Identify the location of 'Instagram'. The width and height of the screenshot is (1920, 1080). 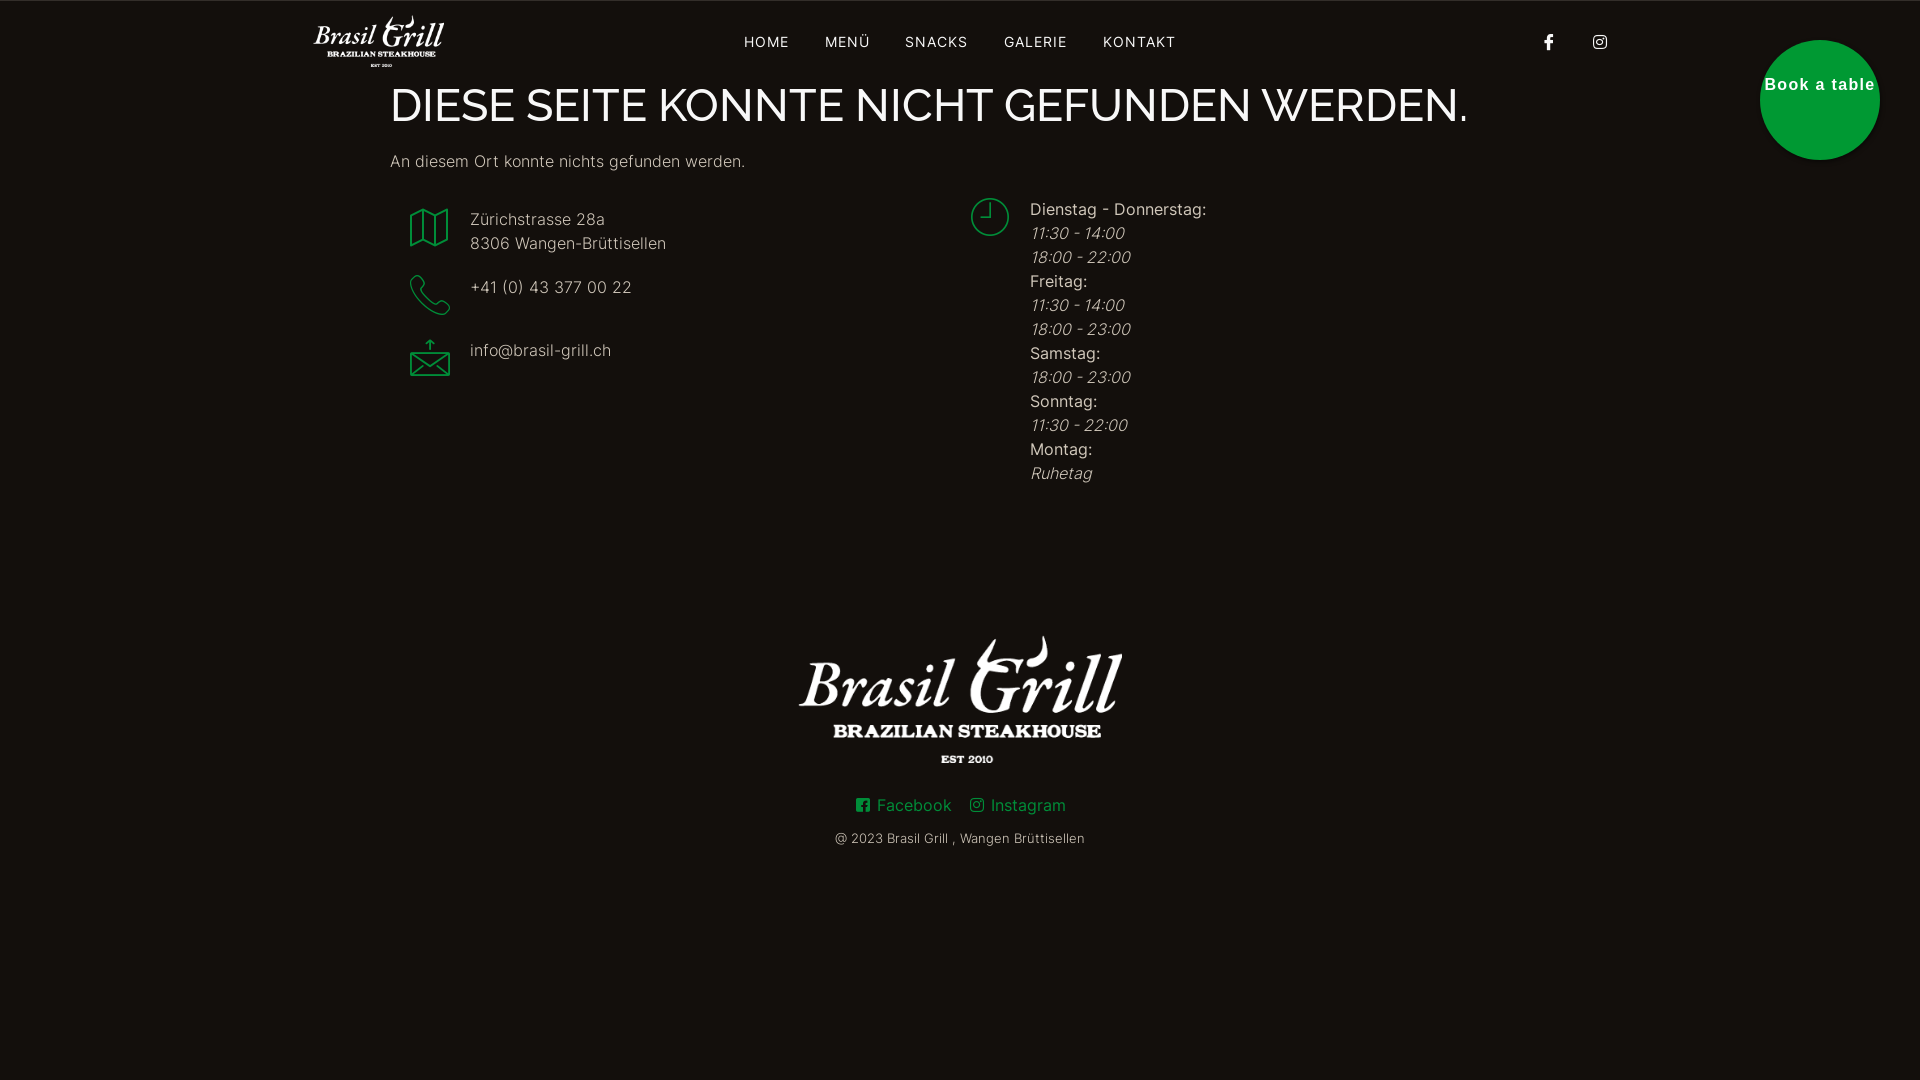
(1017, 804).